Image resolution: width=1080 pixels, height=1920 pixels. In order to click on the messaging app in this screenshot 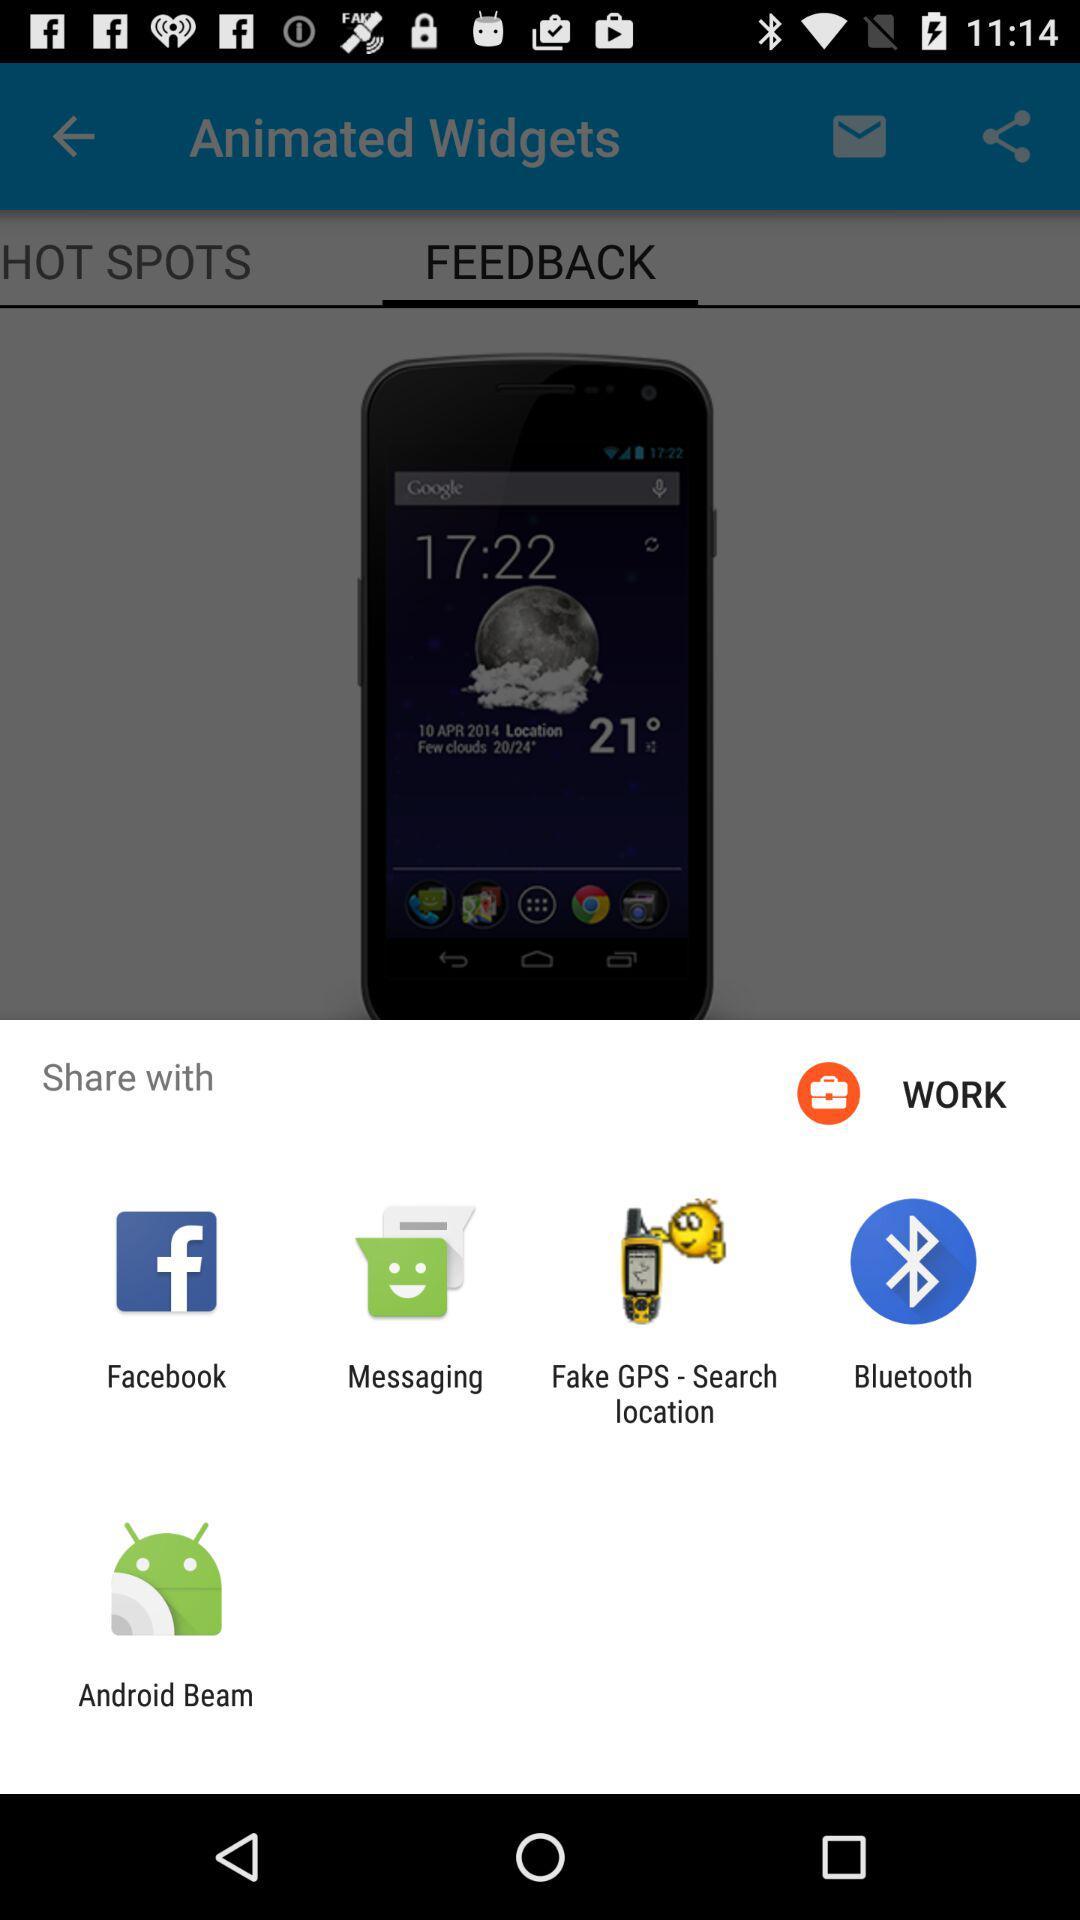, I will do `click(414, 1392)`.